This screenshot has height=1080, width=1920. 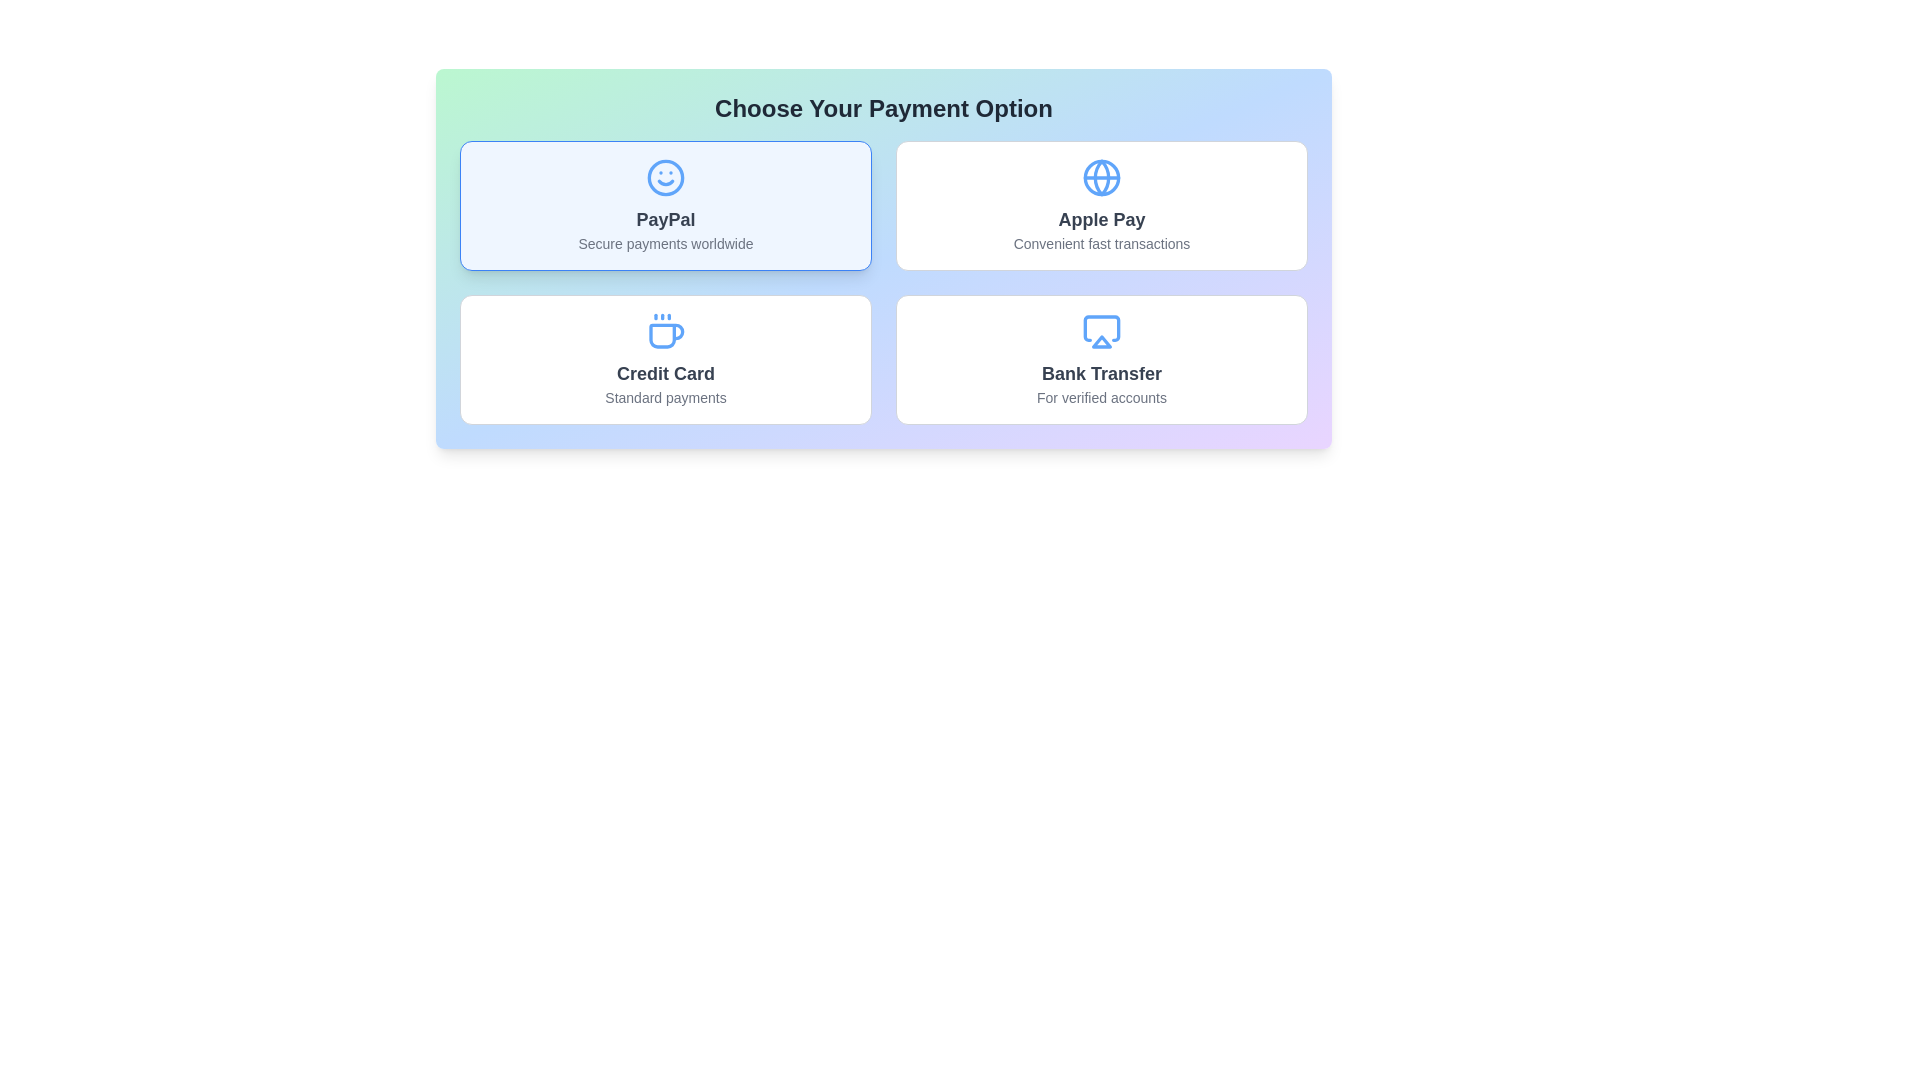 I want to click on the text label that displays 'Apple Pay', which is styled in bold, medium-large gray font and located in the second card from the left in the top row of a grid layout, so click(x=1101, y=219).